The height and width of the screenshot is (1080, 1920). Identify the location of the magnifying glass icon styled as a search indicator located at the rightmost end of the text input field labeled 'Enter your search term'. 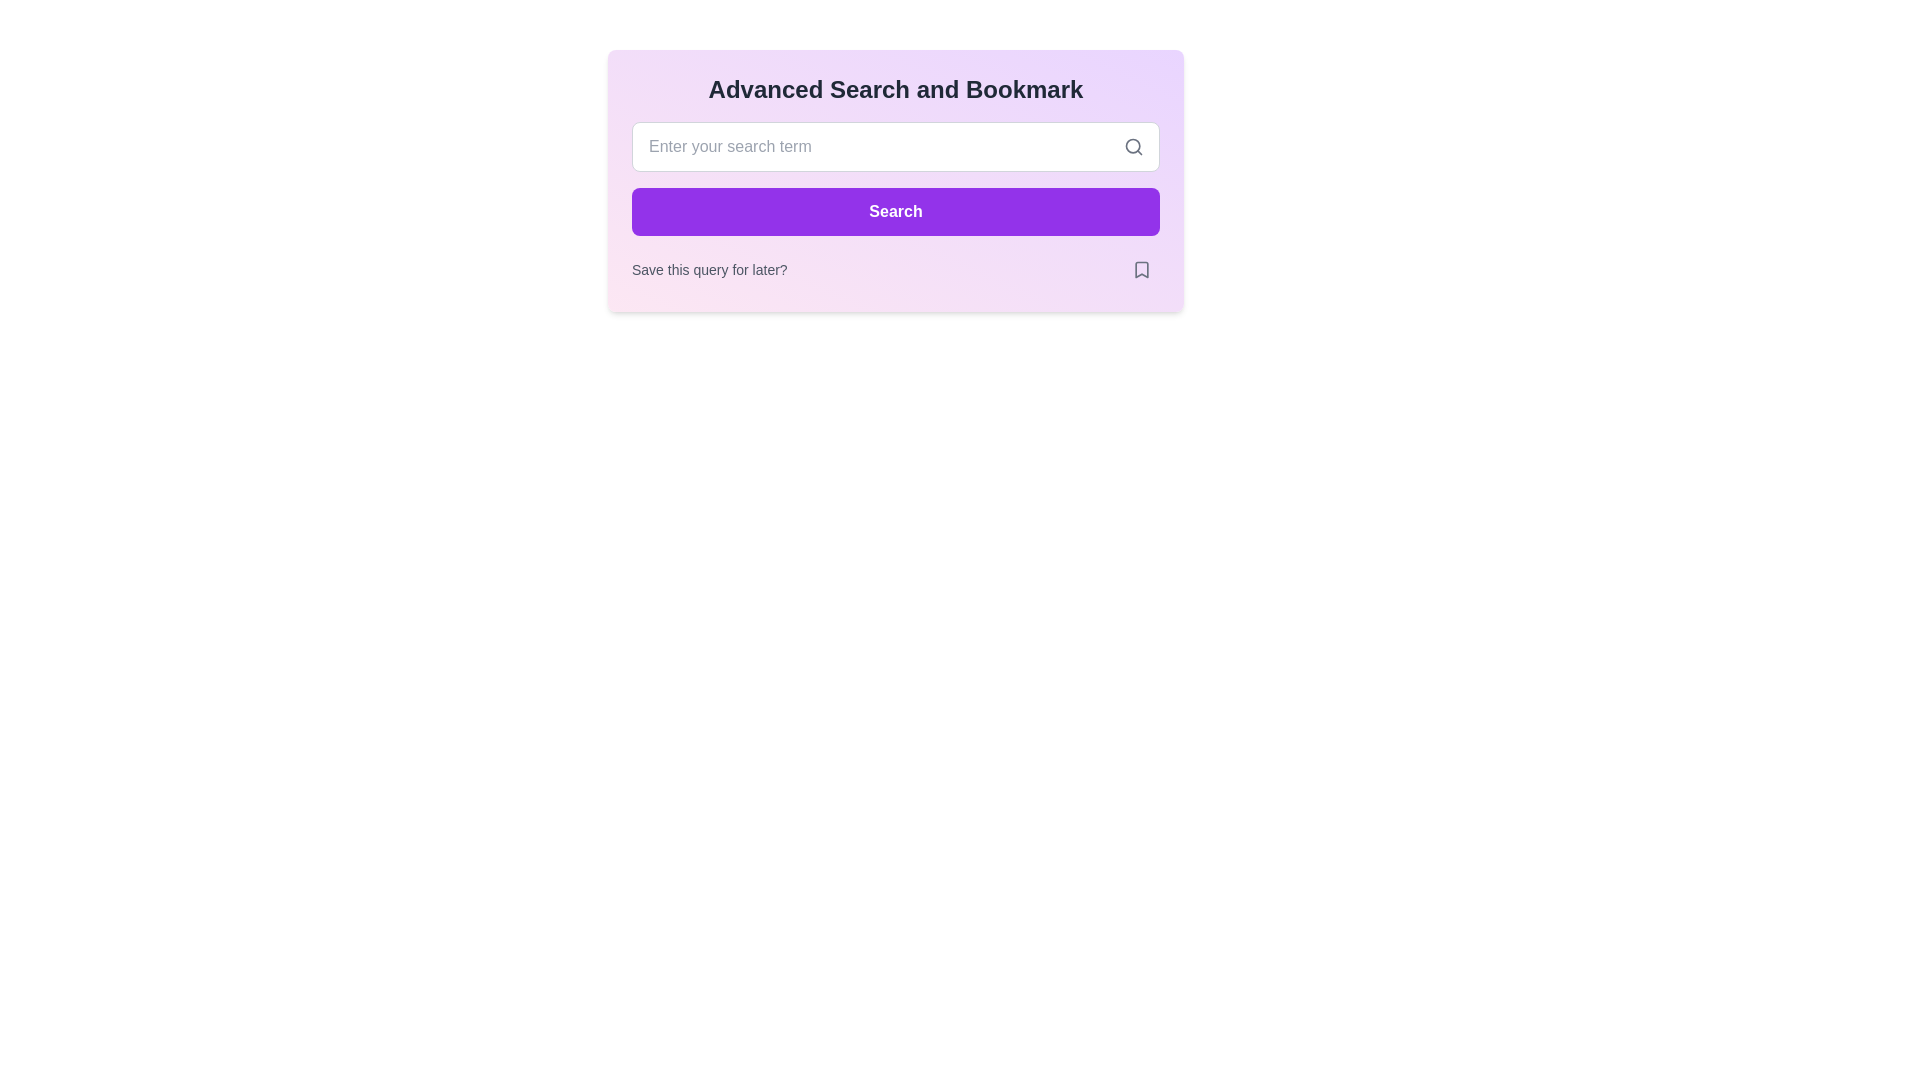
(1133, 145).